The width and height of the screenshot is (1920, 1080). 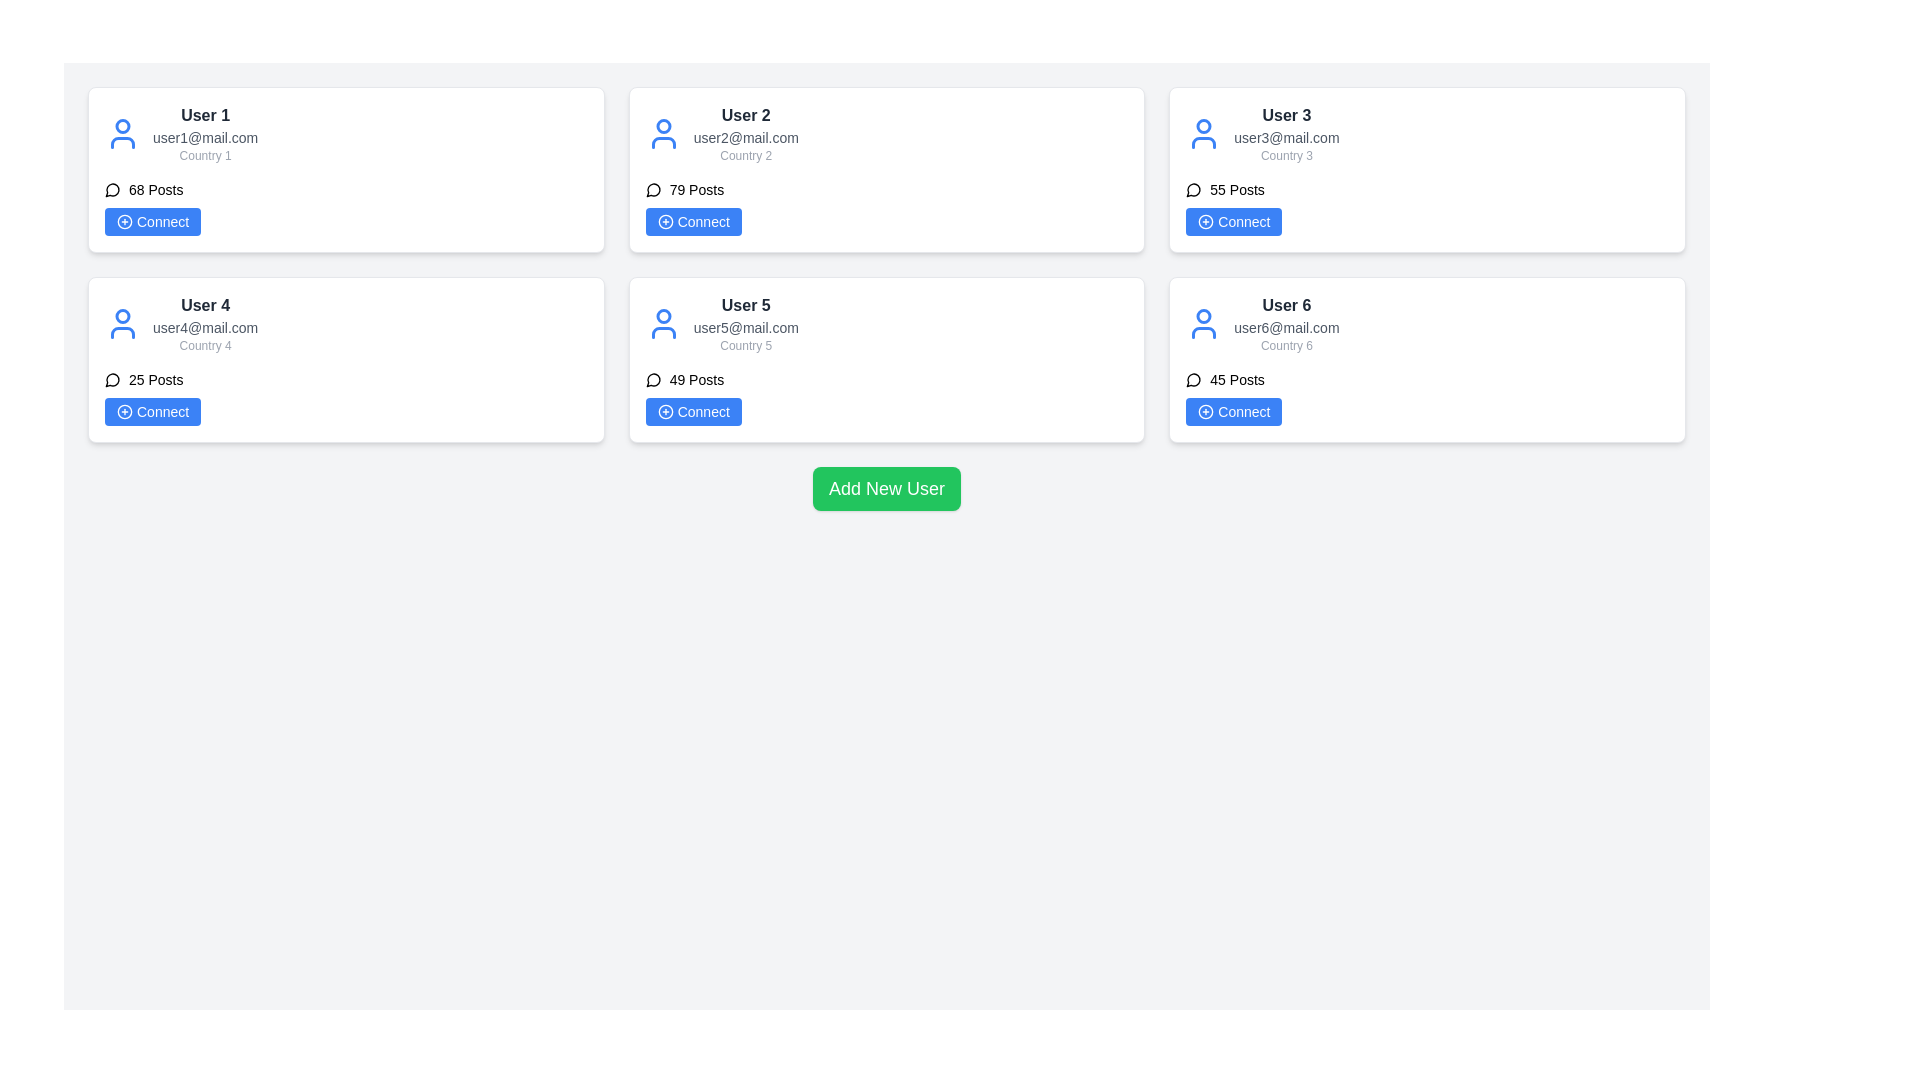 What do you see at coordinates (1203, 134) in the screenshot?
I see `the profile picture icon representing 'User 3' in the user grid layout, located in the second row and third column` at bounding box center [1203, 134].